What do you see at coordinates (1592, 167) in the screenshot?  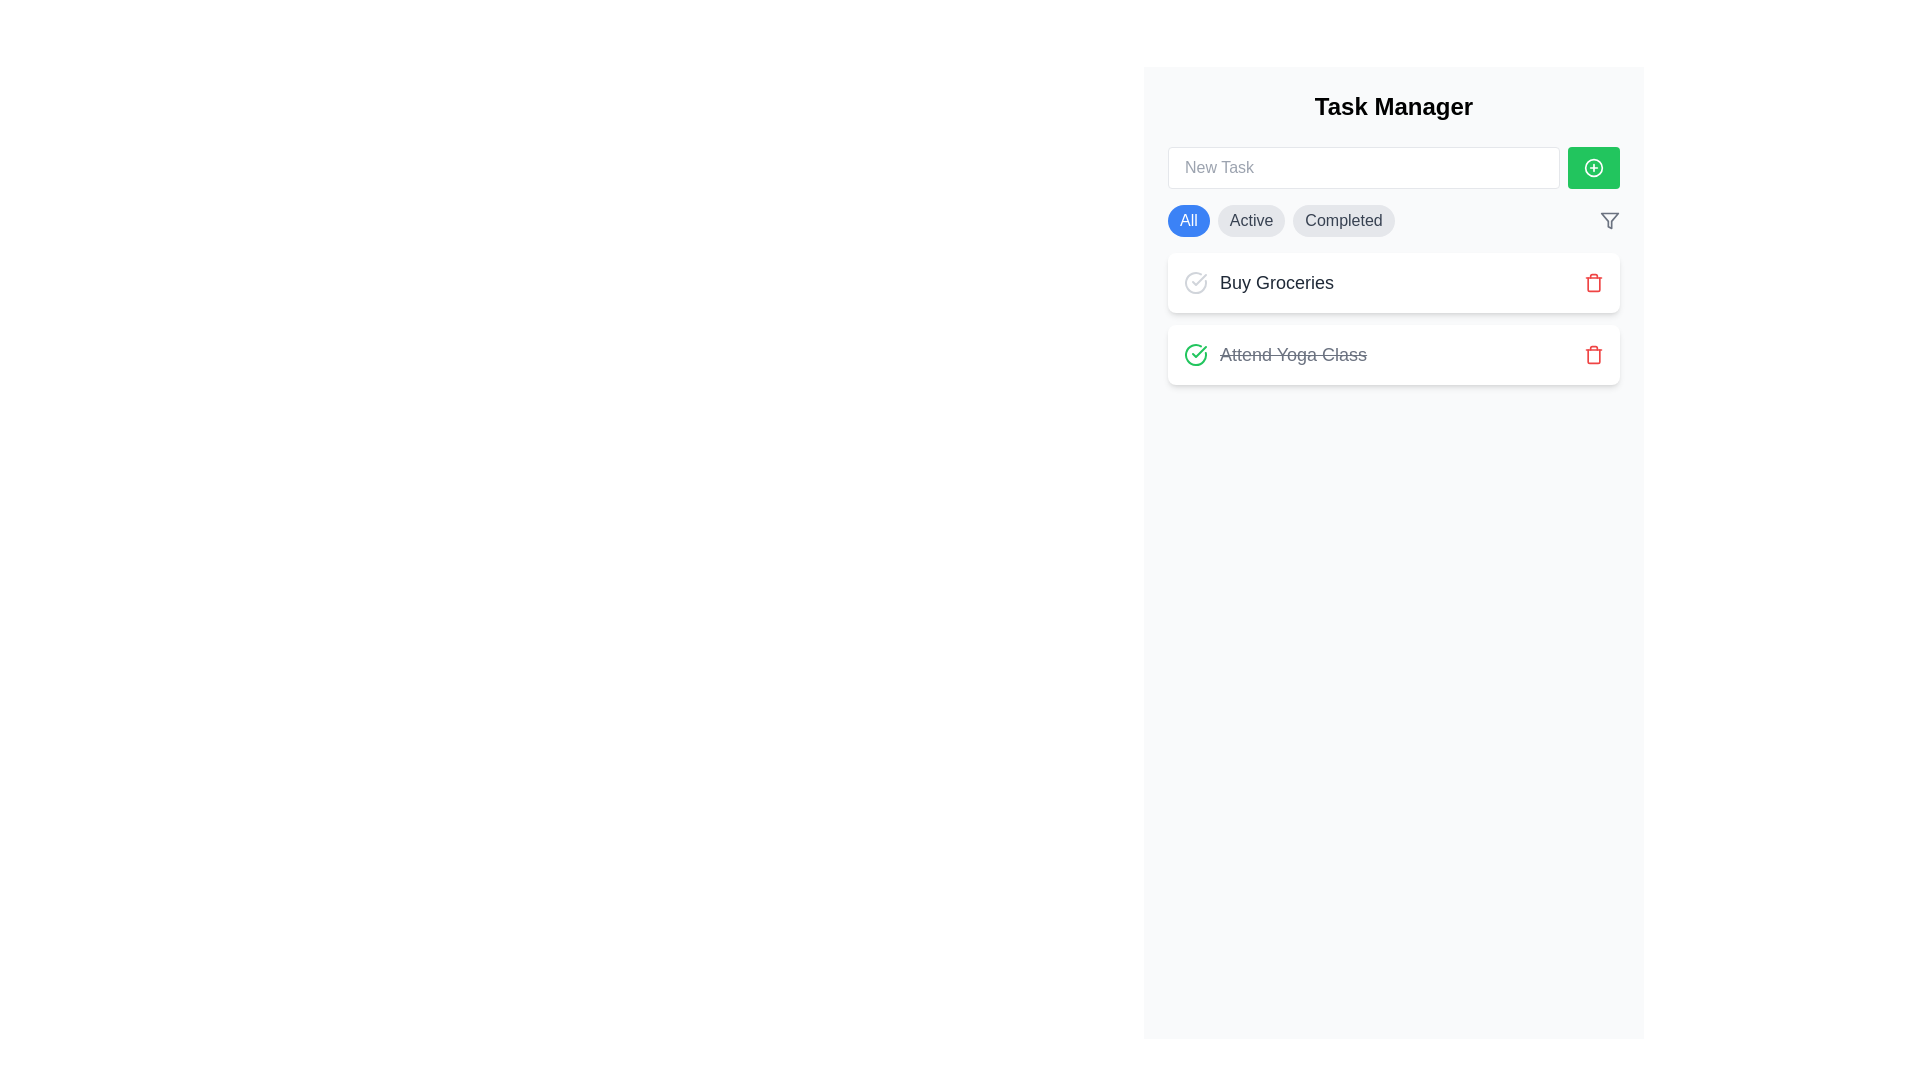 I see `the circular outline of the plus sign icon located in the top-right section of the interface, adjacent to the 'New Task' input field` at bounding box center [1592, 167].